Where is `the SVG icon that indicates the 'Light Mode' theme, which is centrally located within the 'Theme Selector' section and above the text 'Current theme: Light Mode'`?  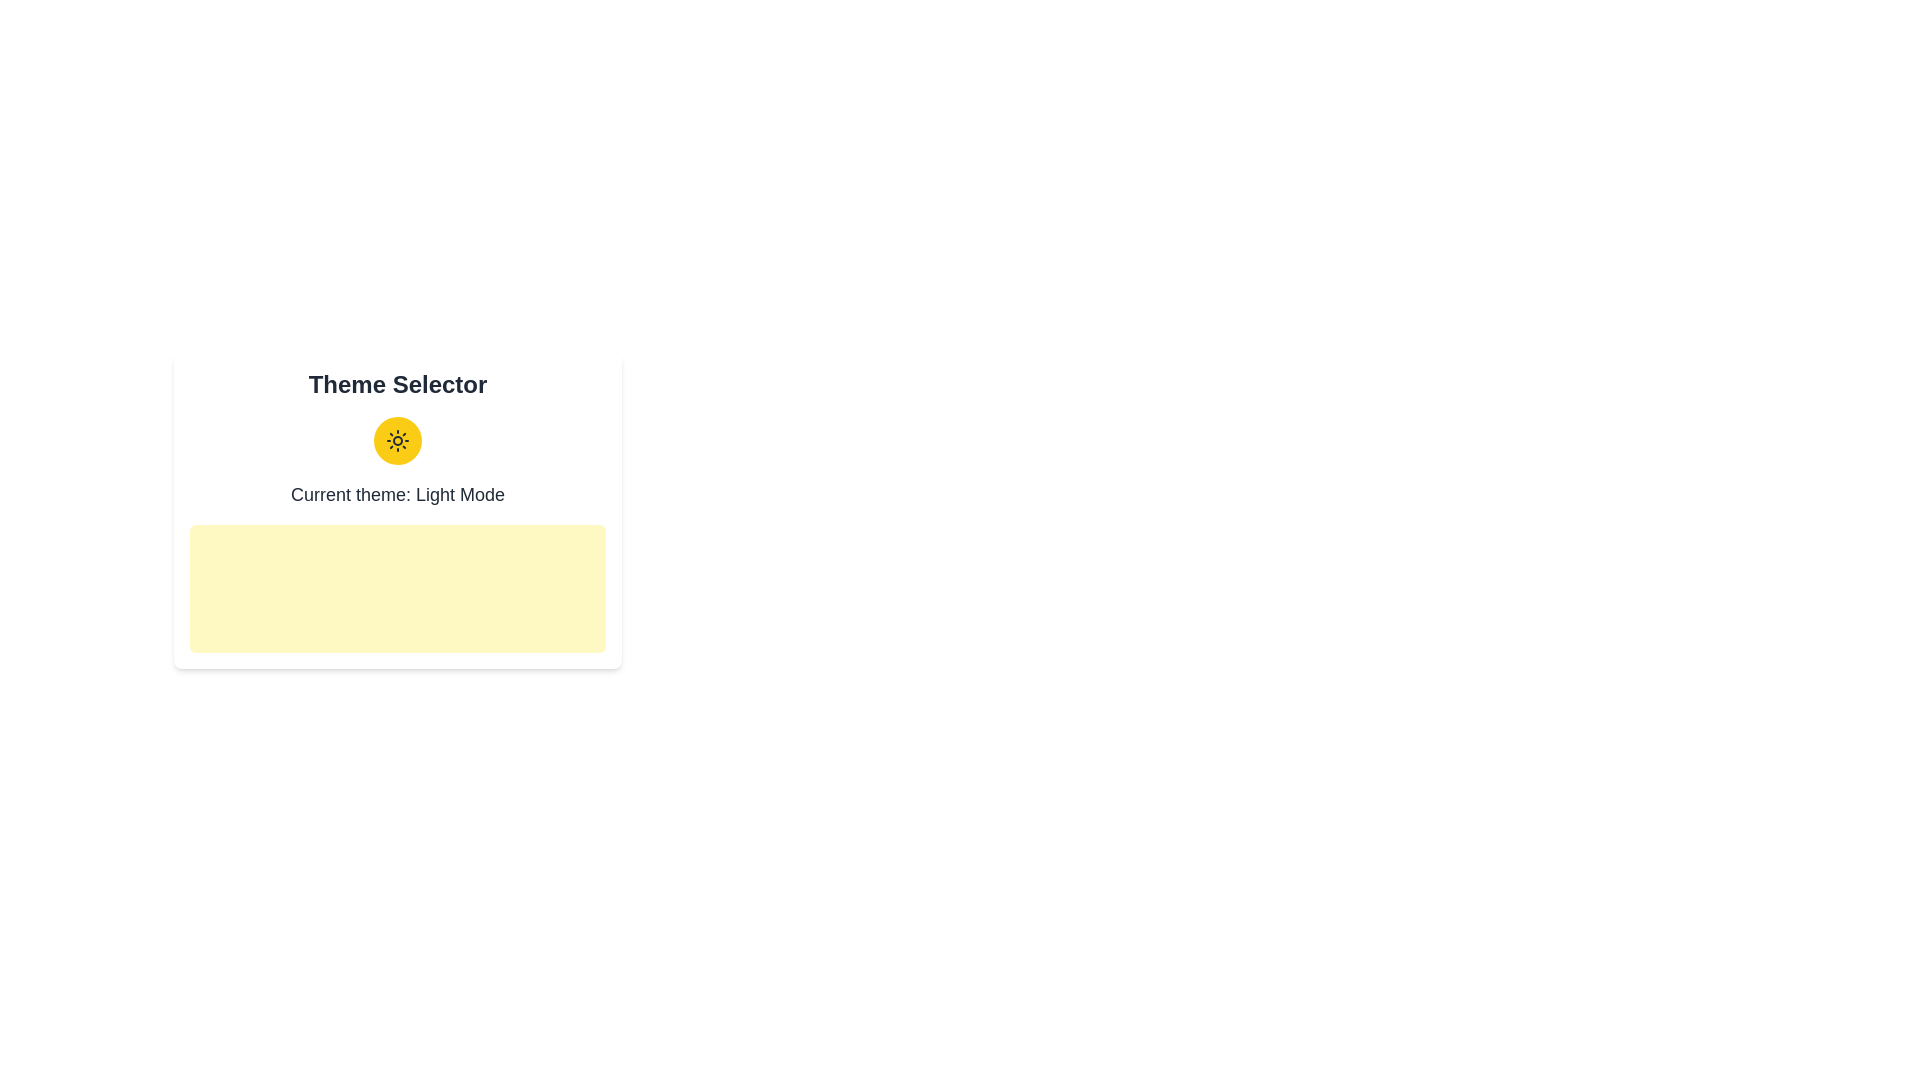 the SVG icon that indicates the 'Light Mode' theme, which is centrally located within the 'Theme Selector' section and above the text 'Current theme: Light Mode' is located at coordinates (398, 439).